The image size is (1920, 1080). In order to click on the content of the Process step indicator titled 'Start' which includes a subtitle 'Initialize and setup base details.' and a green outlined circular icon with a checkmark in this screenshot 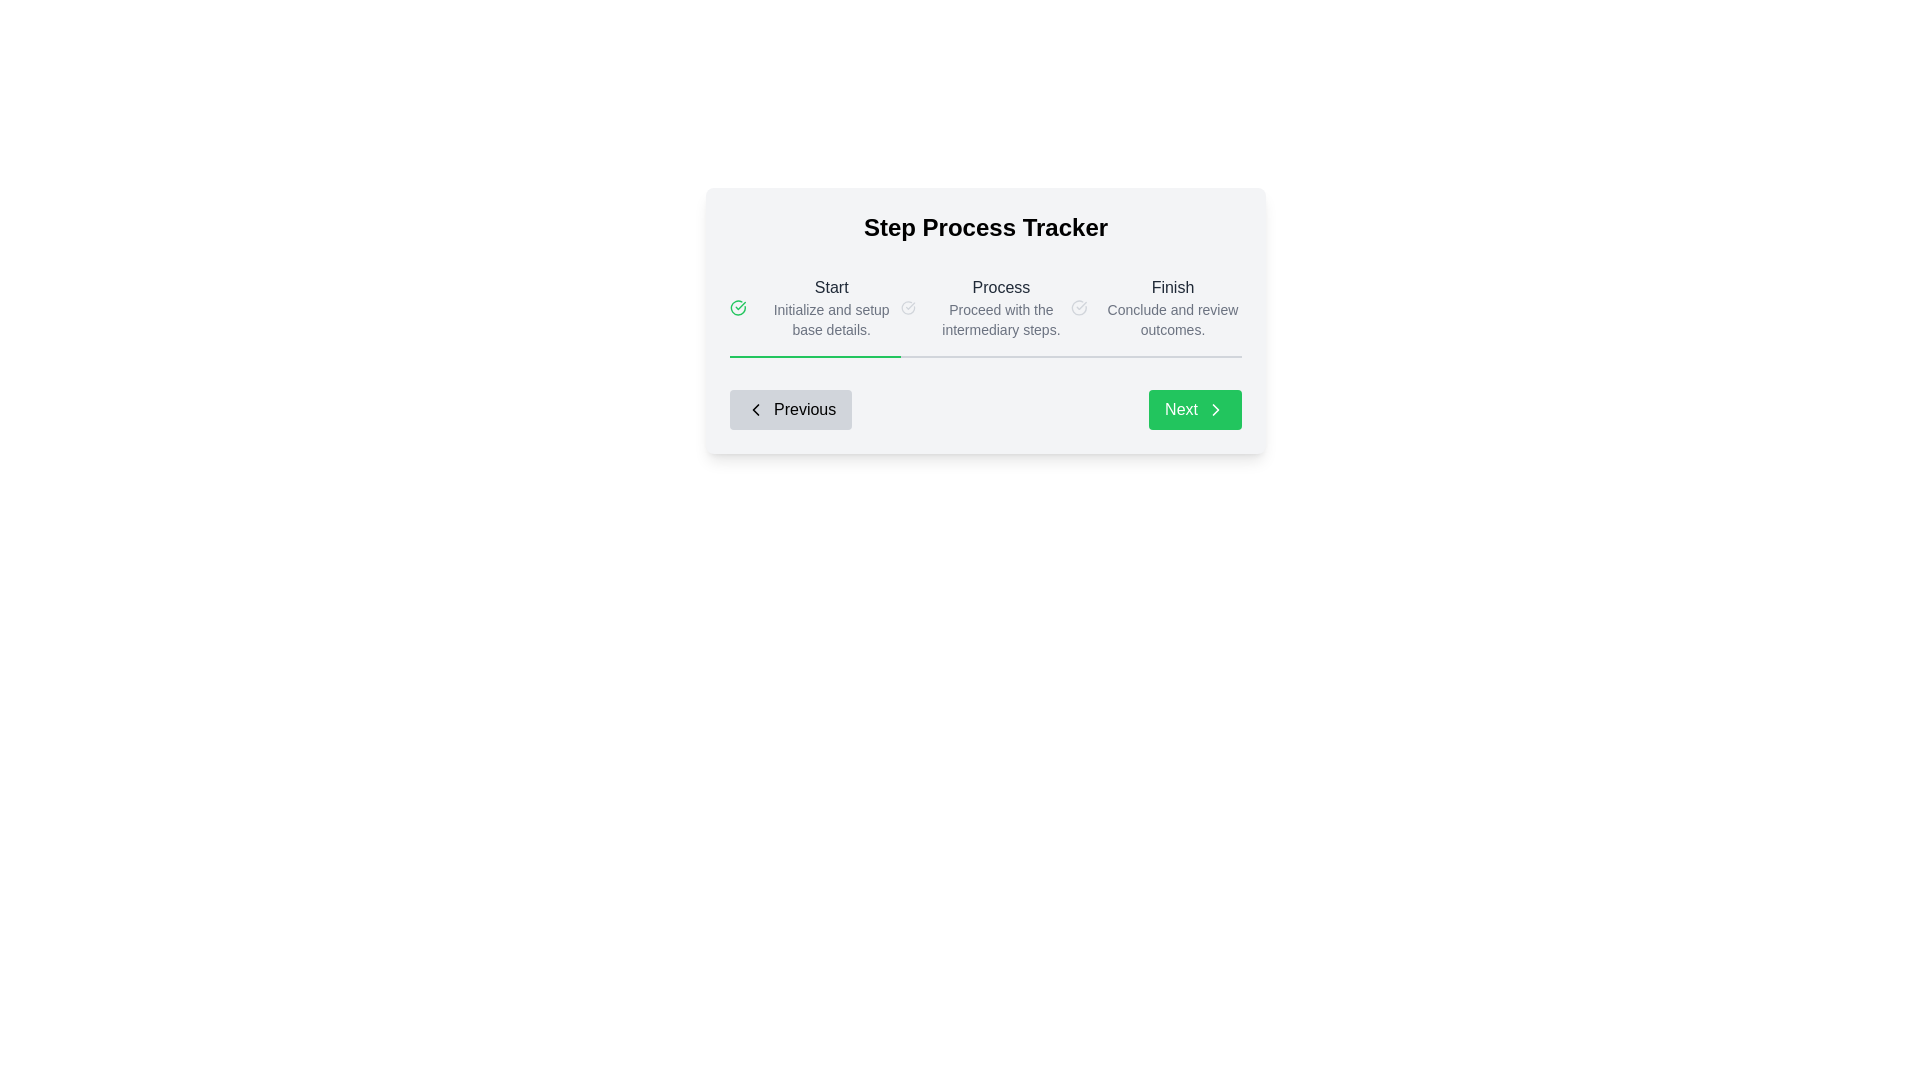, I will do `click(815, 308)`.